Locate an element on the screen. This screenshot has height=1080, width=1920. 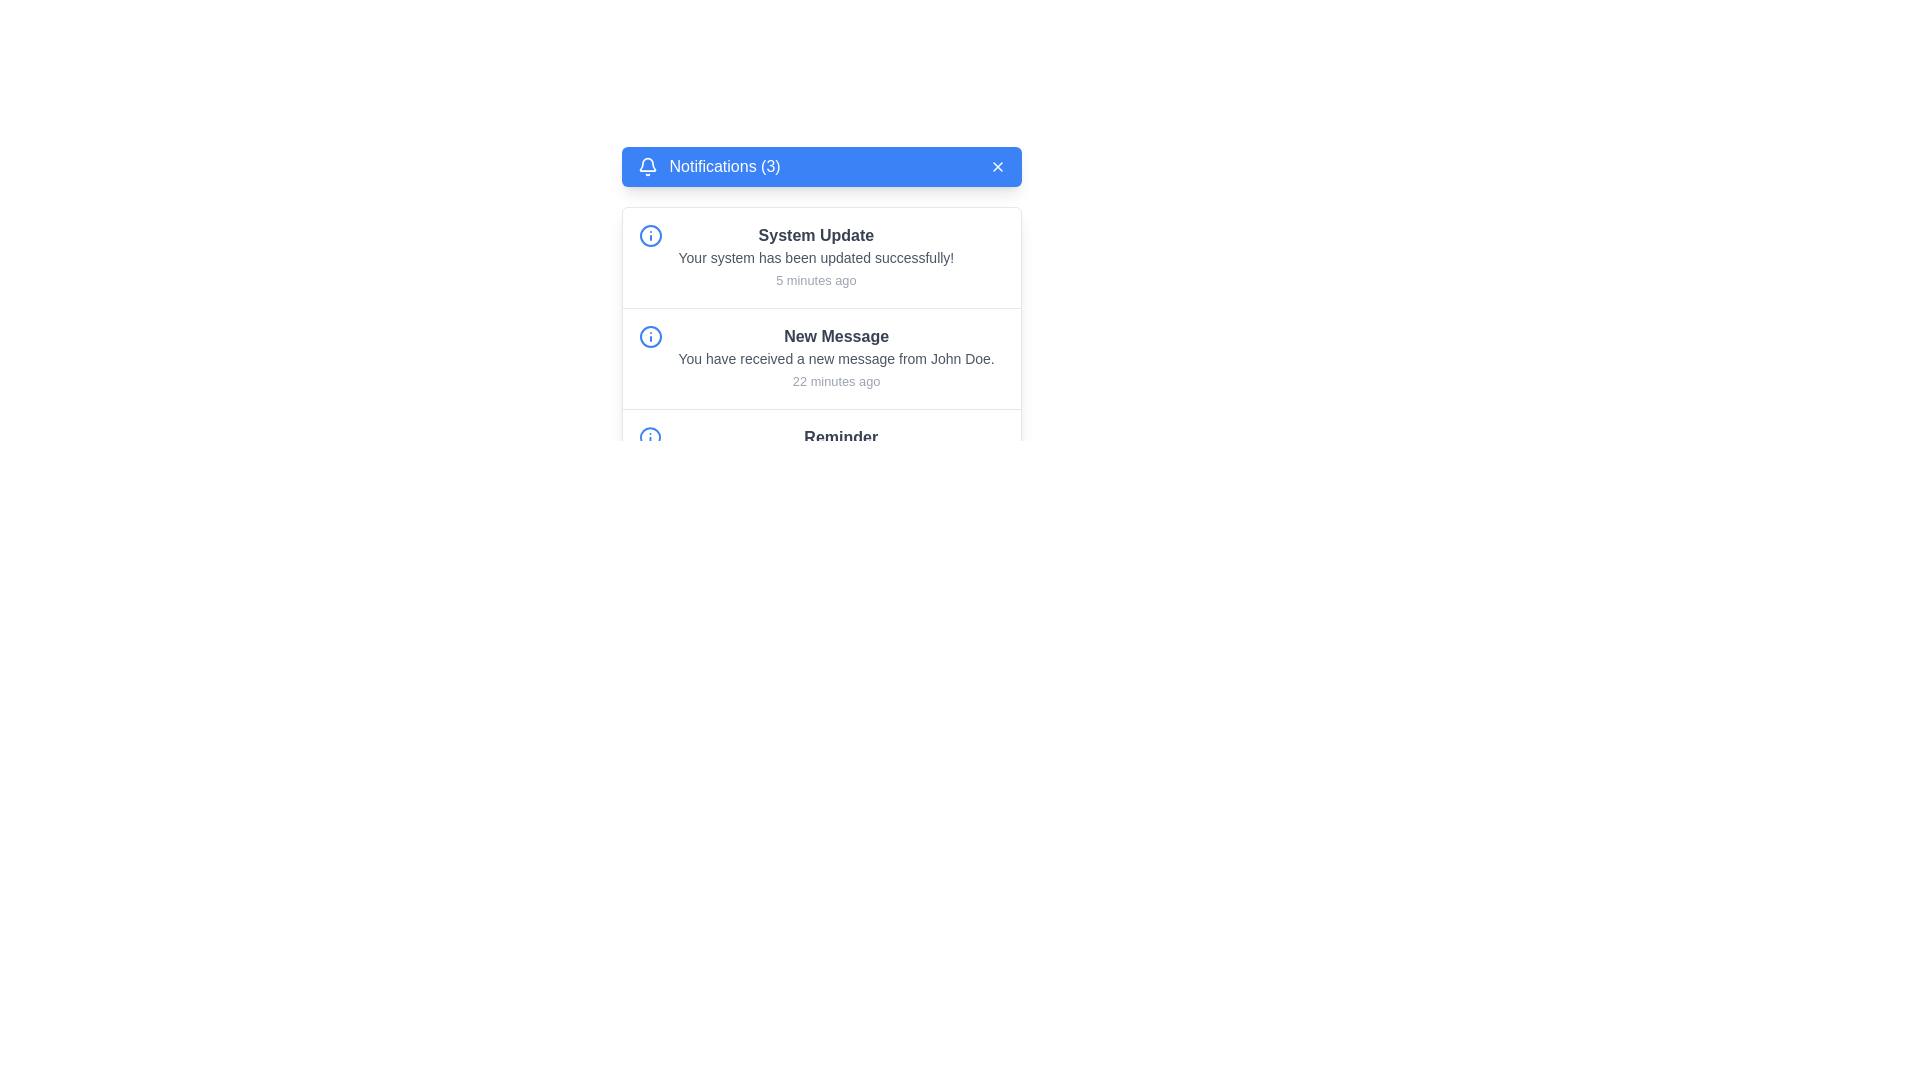
the 'System Update' notification card to acknowledge it. This card features a heading, description, and timestamp, and it is the first notification in the list is located at coordinates (821, 257).